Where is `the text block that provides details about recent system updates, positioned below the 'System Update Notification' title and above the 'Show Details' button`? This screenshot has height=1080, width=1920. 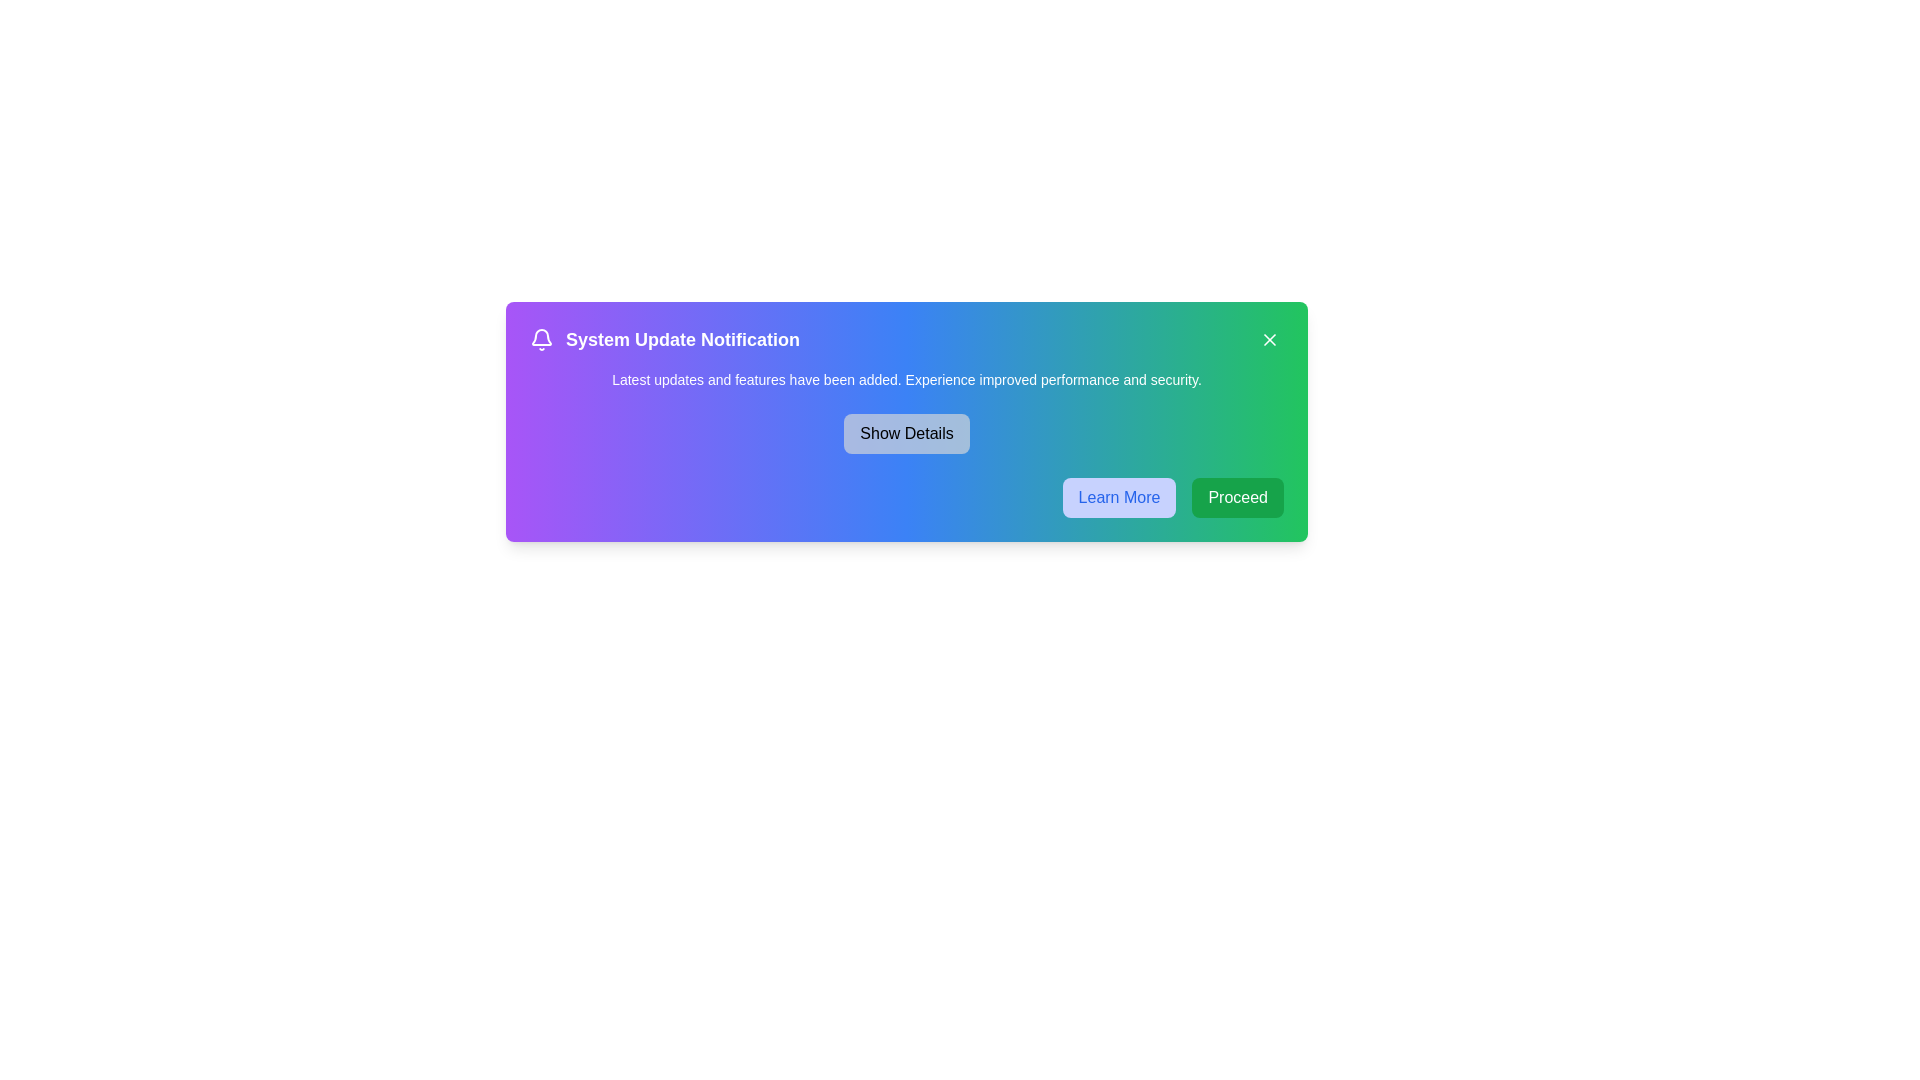 the text block that provides details about recent system updates, positioned below the 'System Update Notification' title and above the 'Show Details' button is located at coordinates (906, 380).